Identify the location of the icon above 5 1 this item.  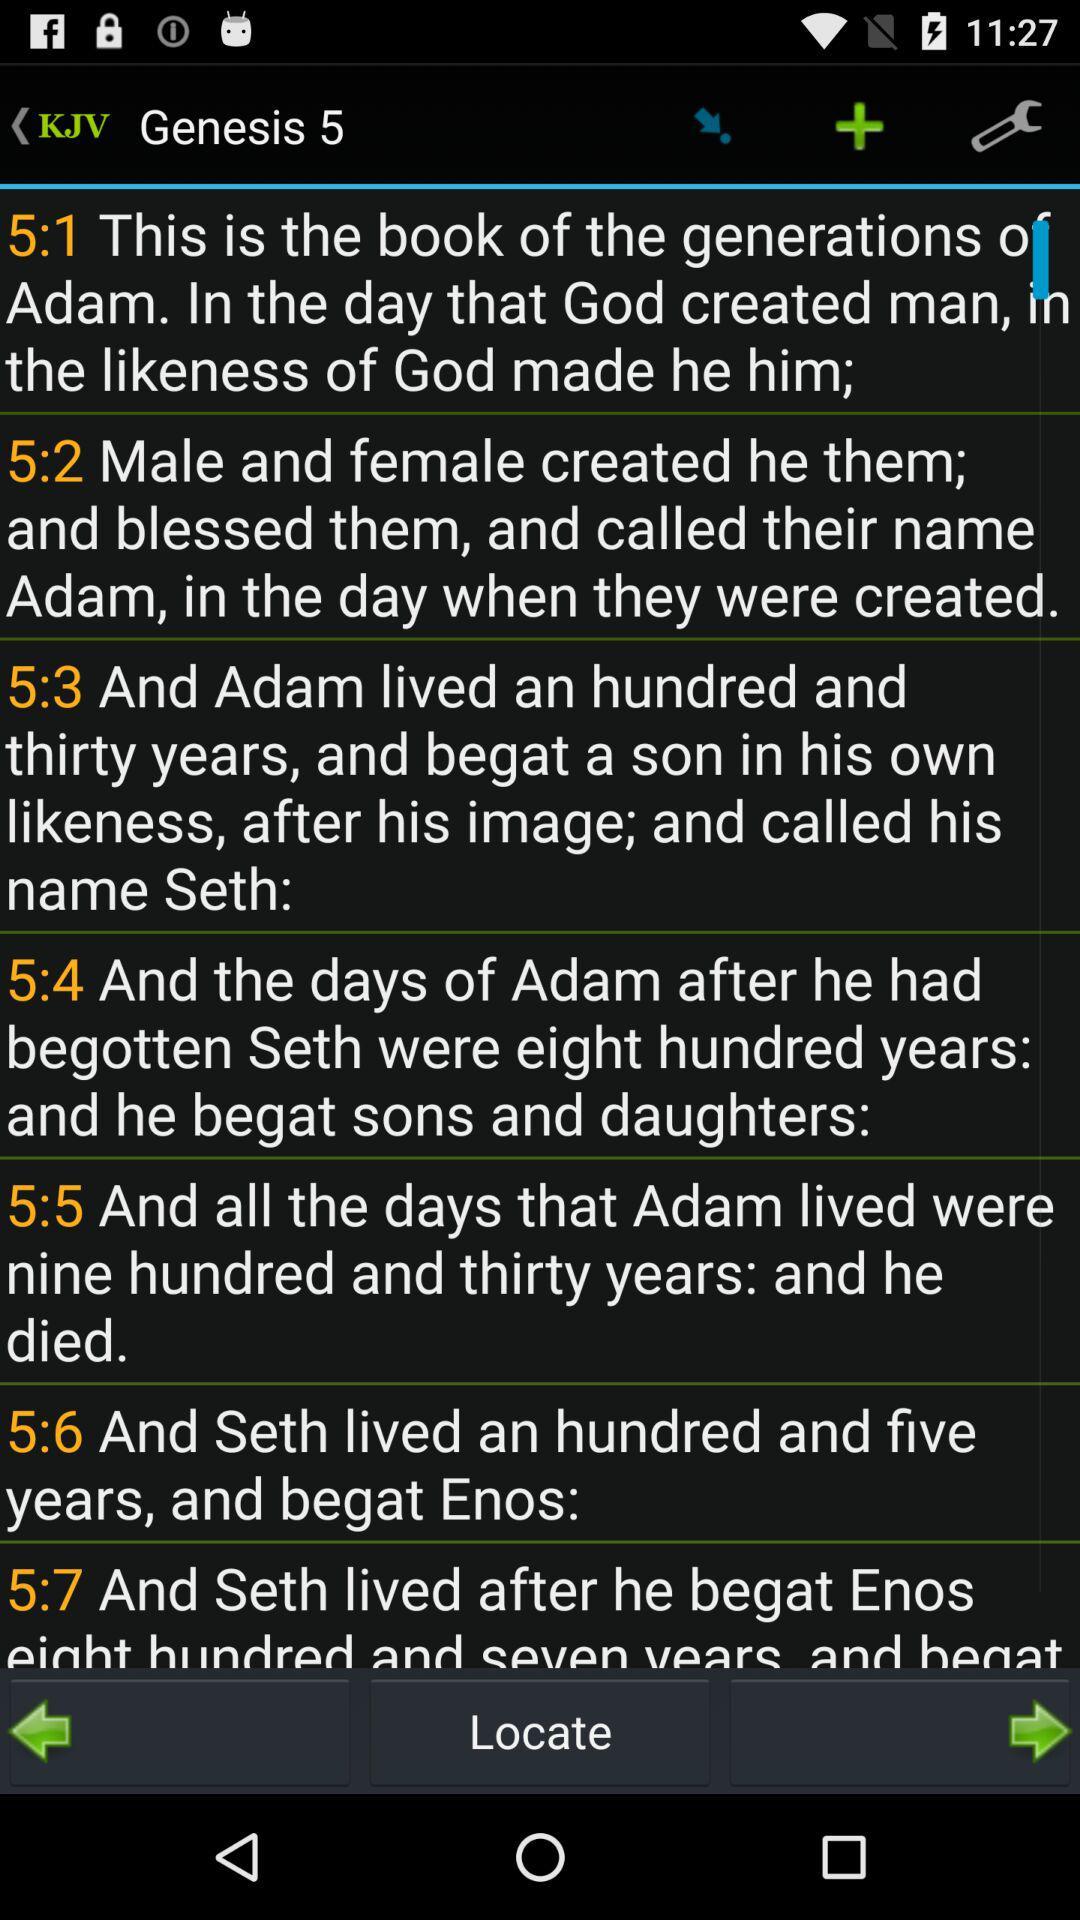
(1006, 124).